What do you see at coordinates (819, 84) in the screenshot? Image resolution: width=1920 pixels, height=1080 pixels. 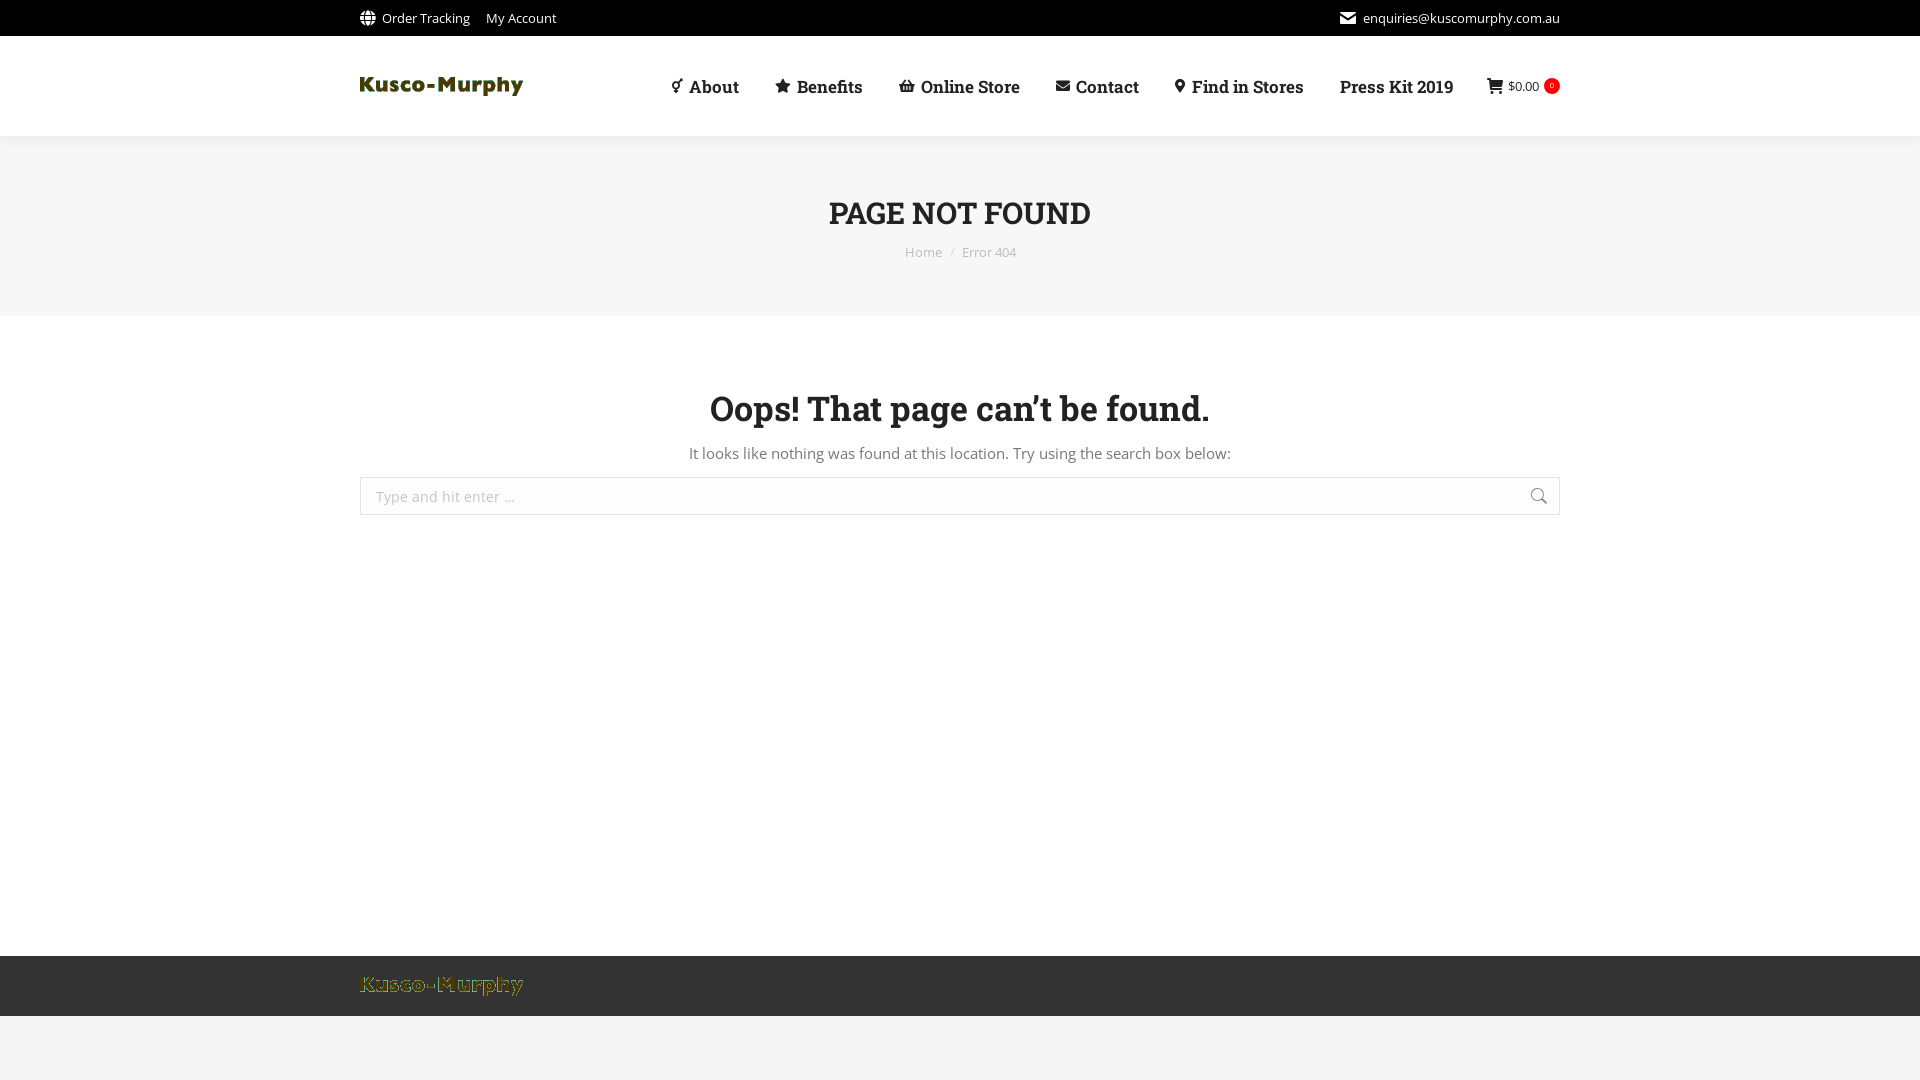 I see `'Benefits'` at bounding box center [819, 84].